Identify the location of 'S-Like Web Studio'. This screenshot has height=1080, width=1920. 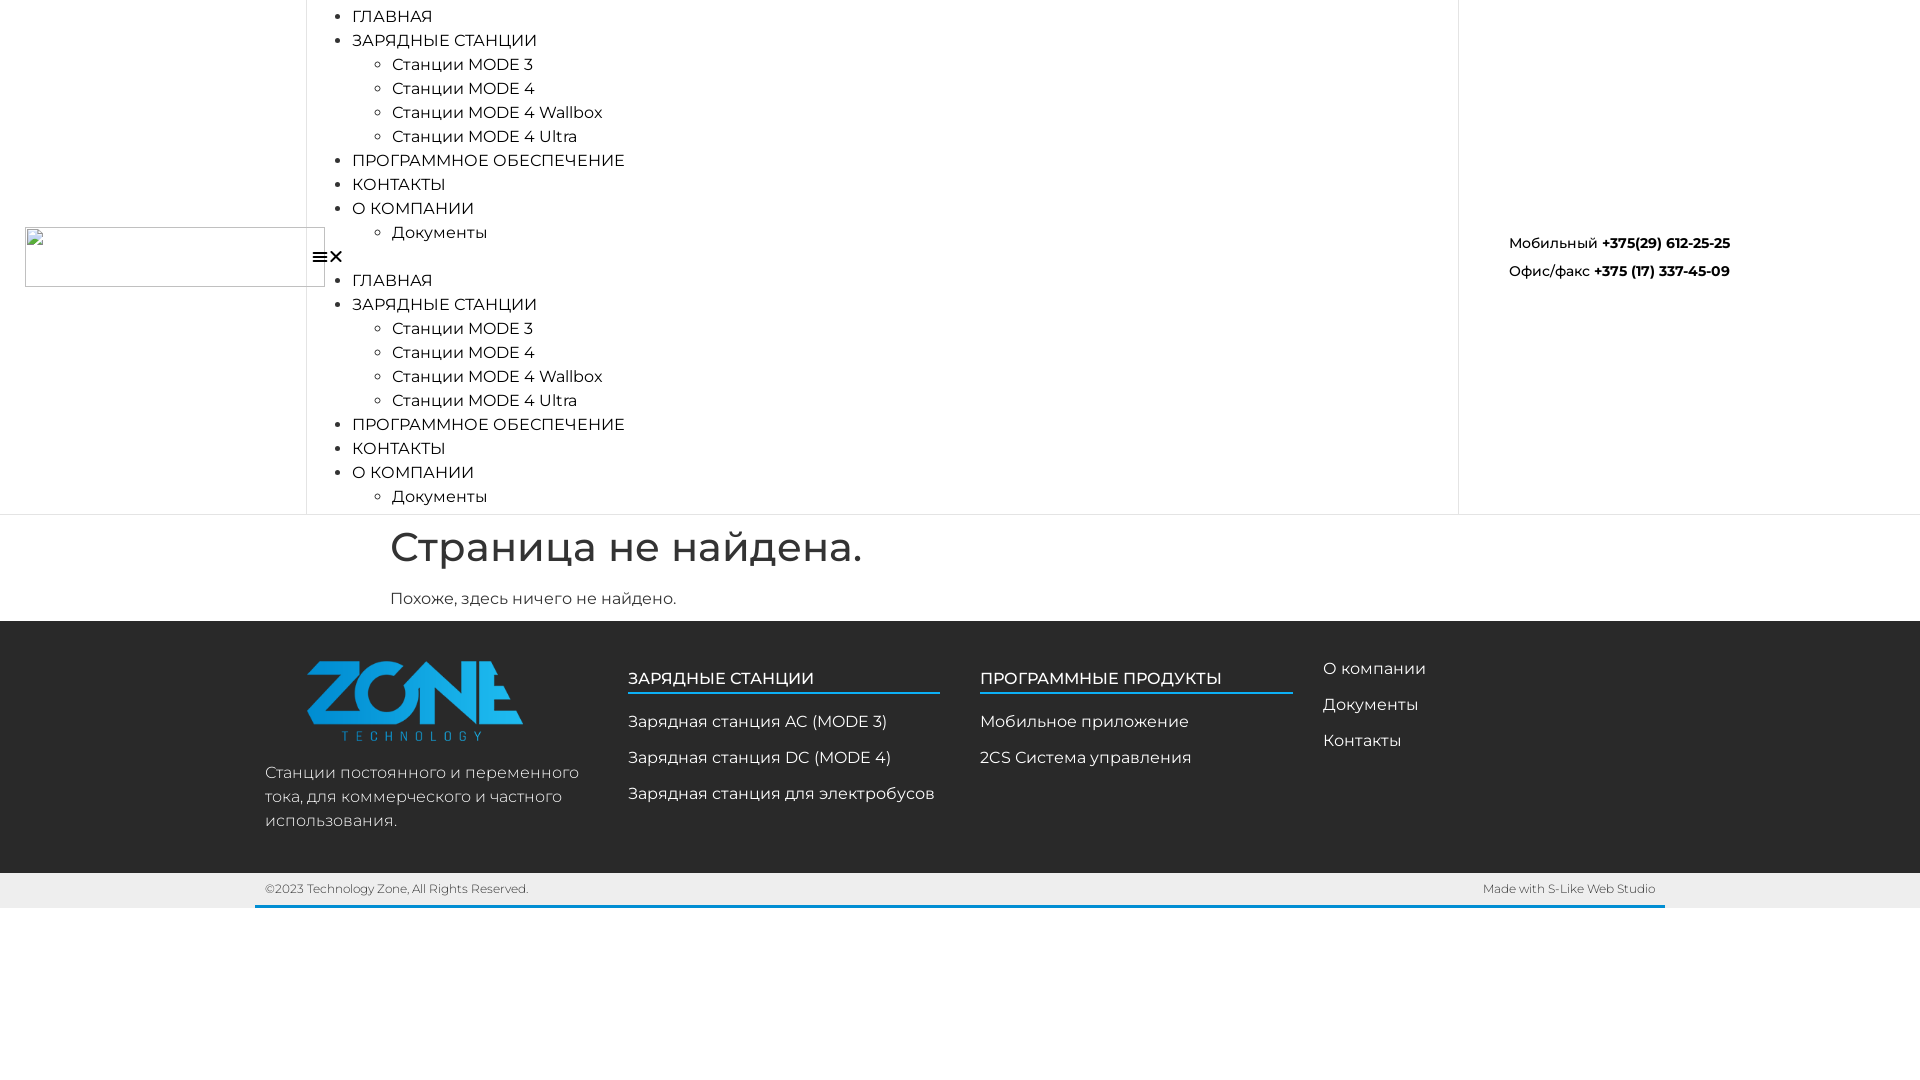
(1601, 887).